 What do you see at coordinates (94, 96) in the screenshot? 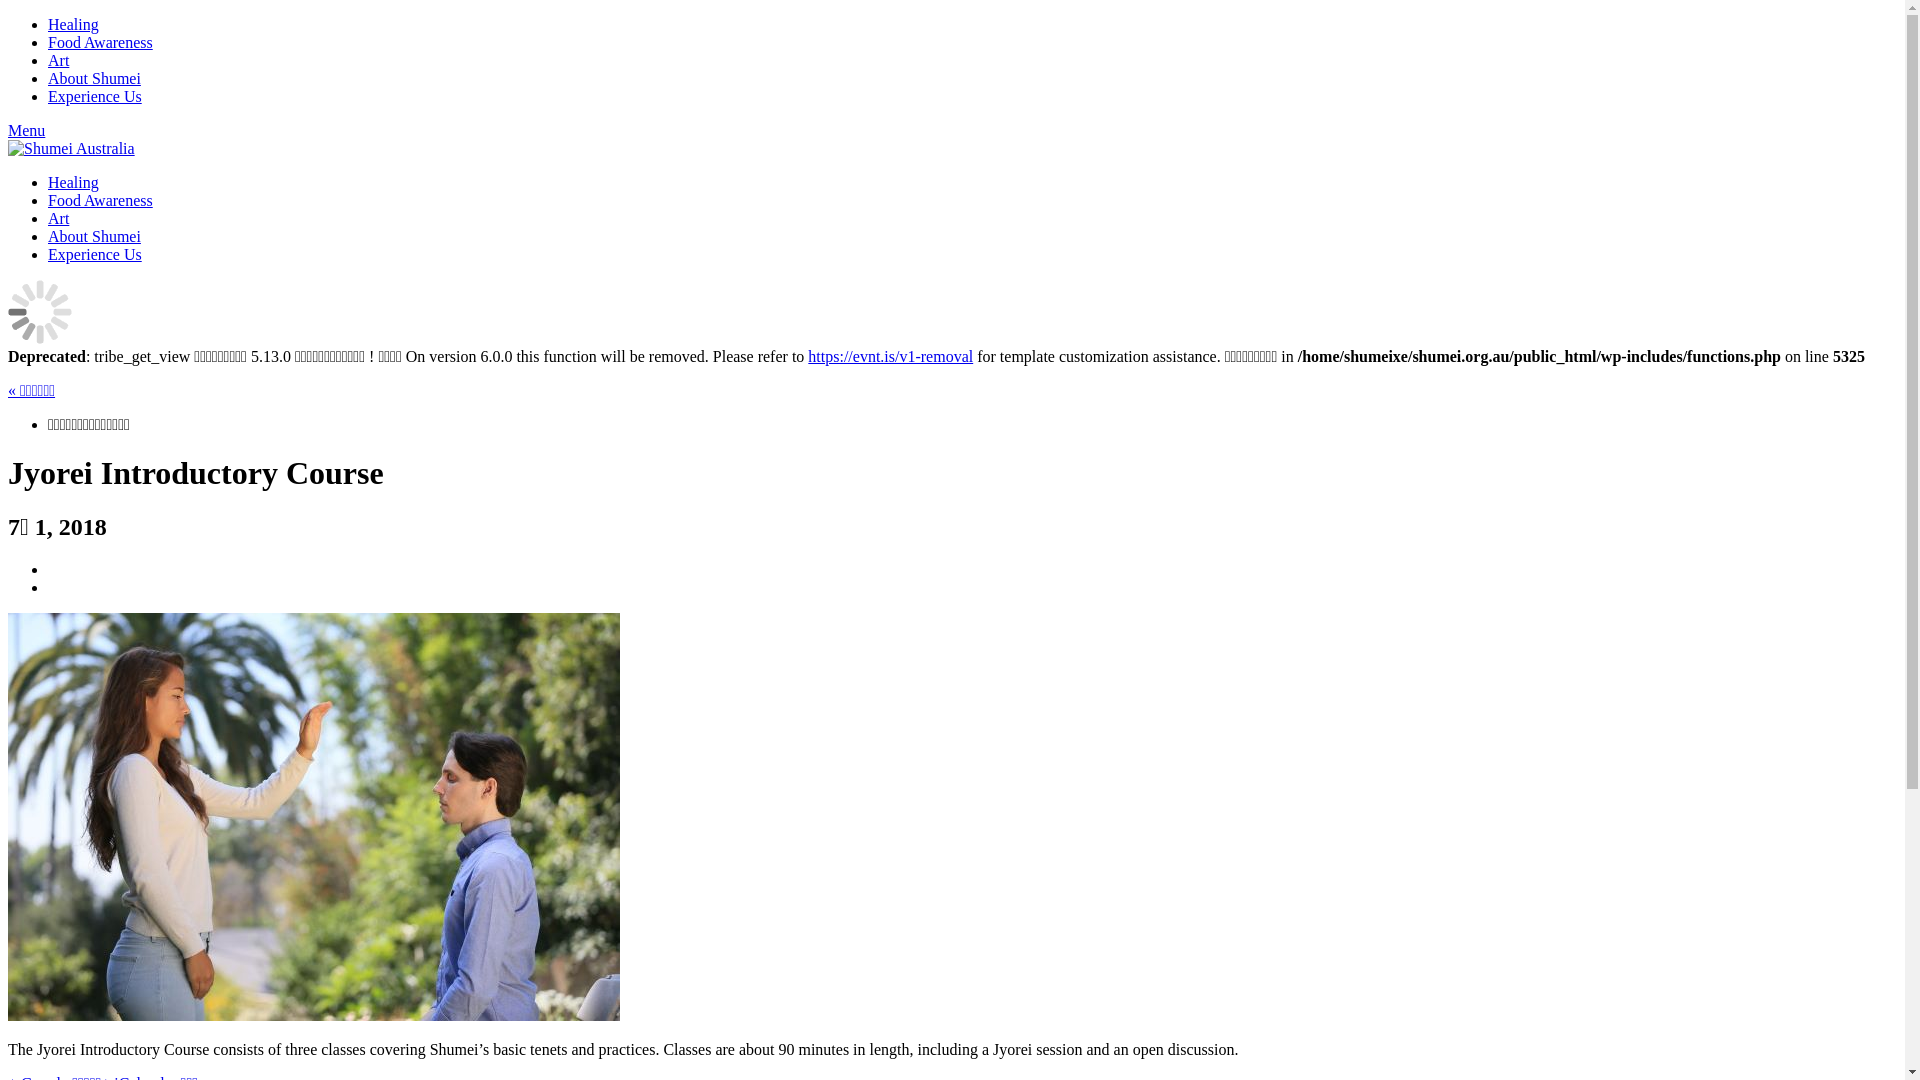
I see `'Experience Us'` at bounding box center [94, 96].